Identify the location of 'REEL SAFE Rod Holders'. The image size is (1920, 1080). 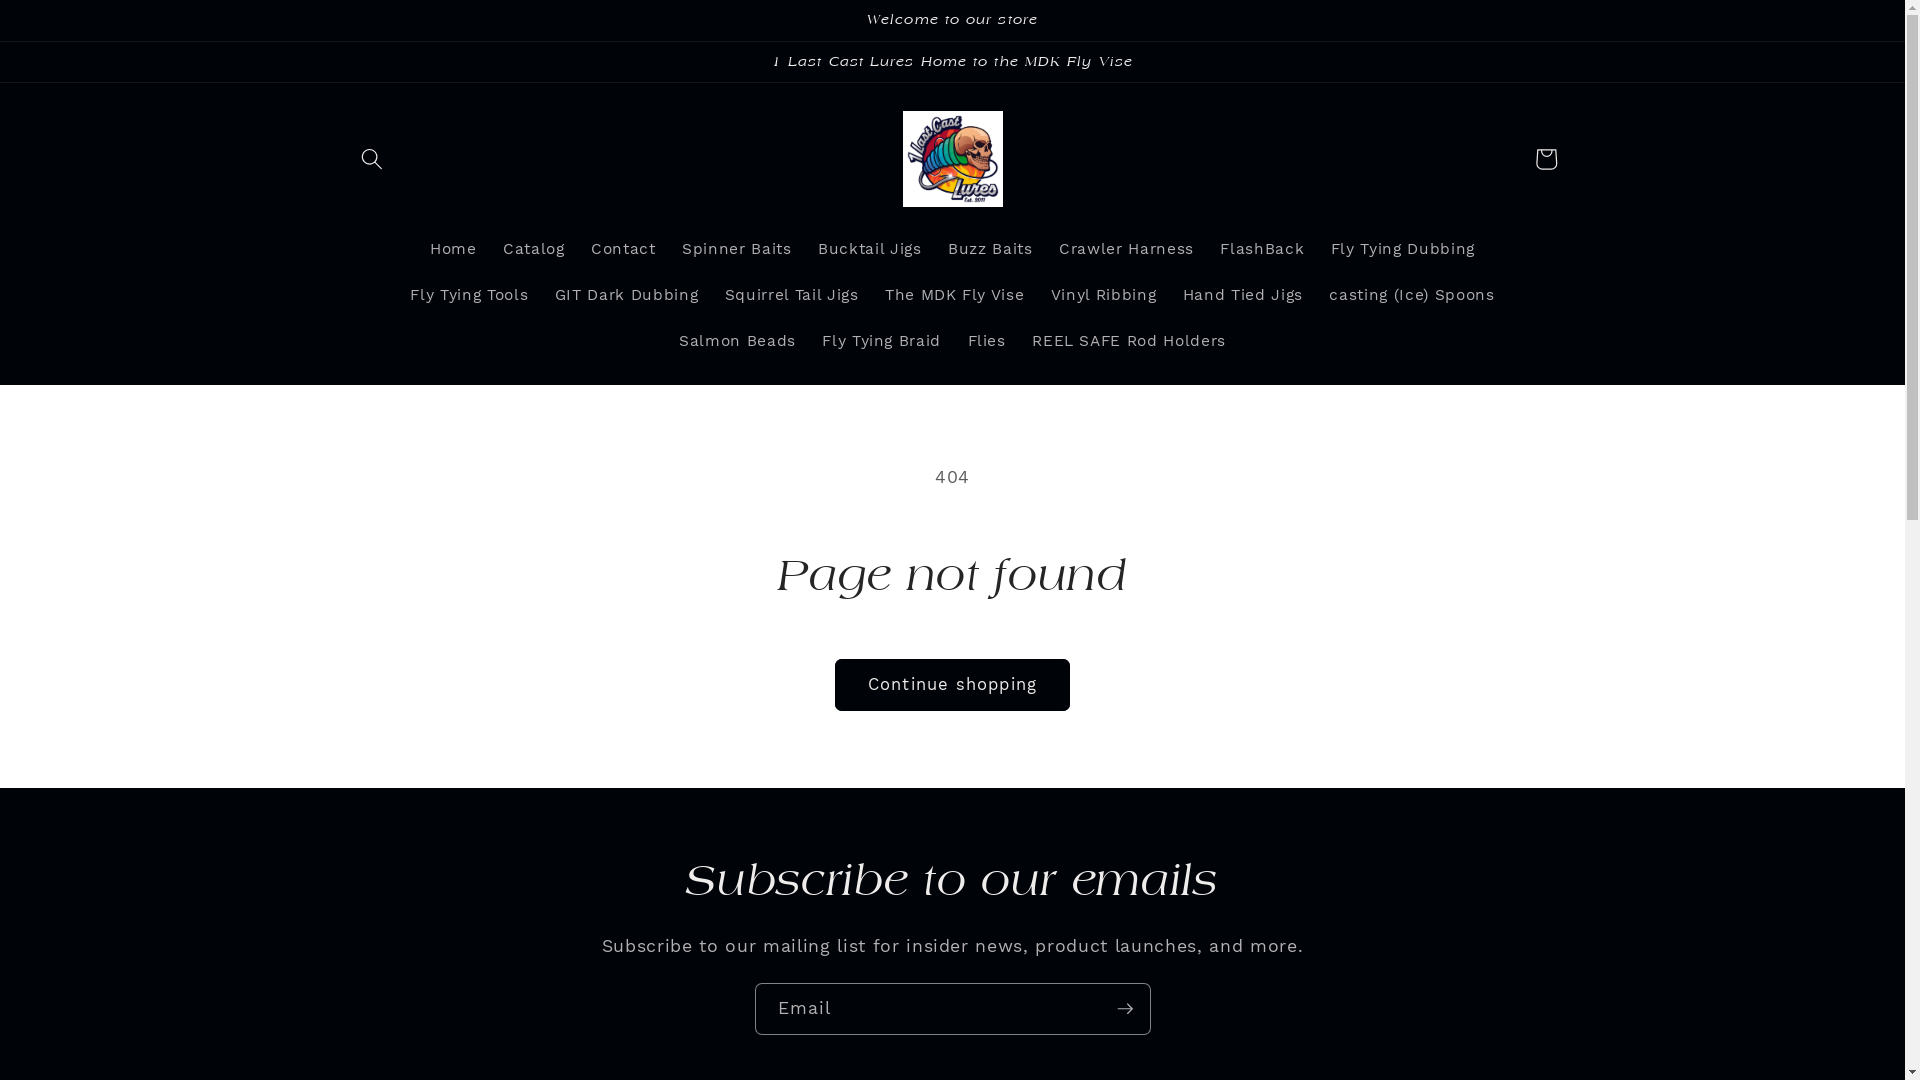
(1128, 341).